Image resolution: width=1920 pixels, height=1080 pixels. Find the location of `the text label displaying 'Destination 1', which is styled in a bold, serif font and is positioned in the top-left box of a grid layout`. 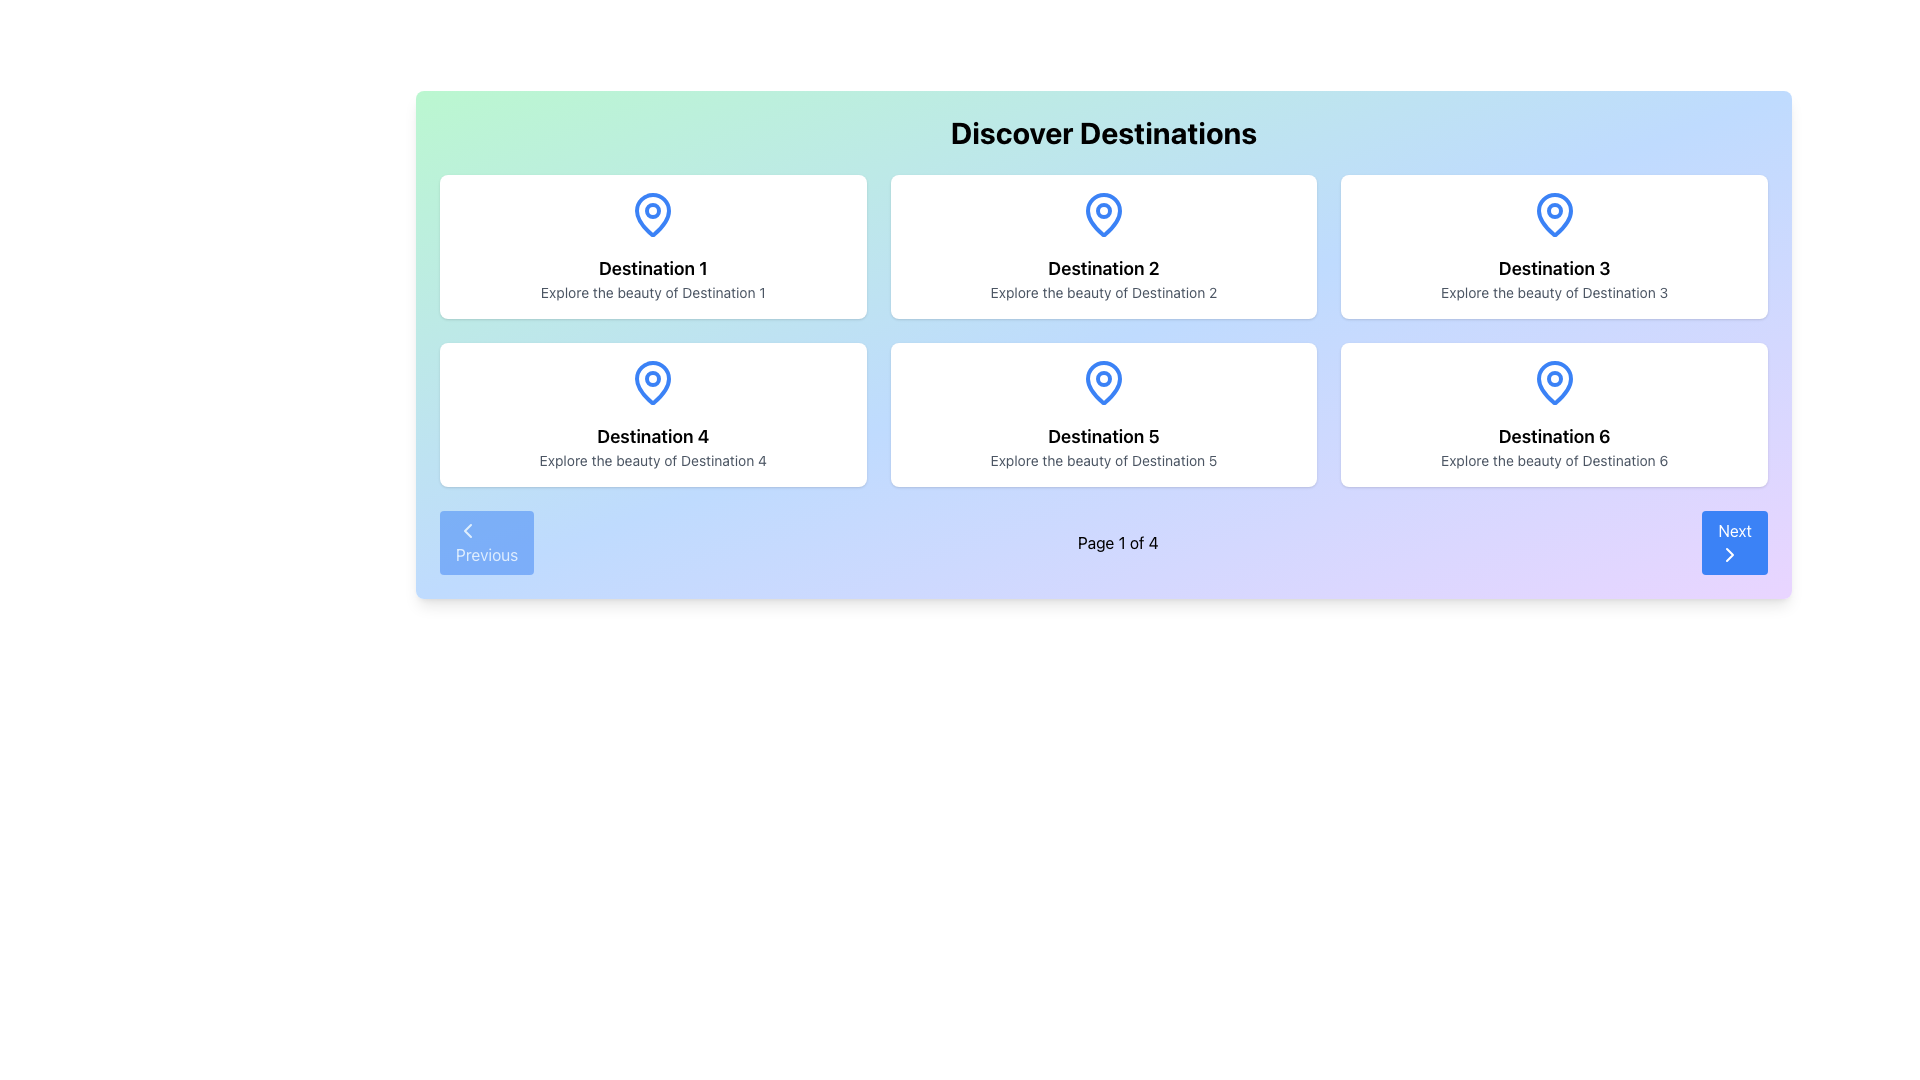

the text label displaying 'Destination 1', which is styled in a bold, serif font and is positioned in the top-left box of a grid layout is located at coordinates (653, 268).